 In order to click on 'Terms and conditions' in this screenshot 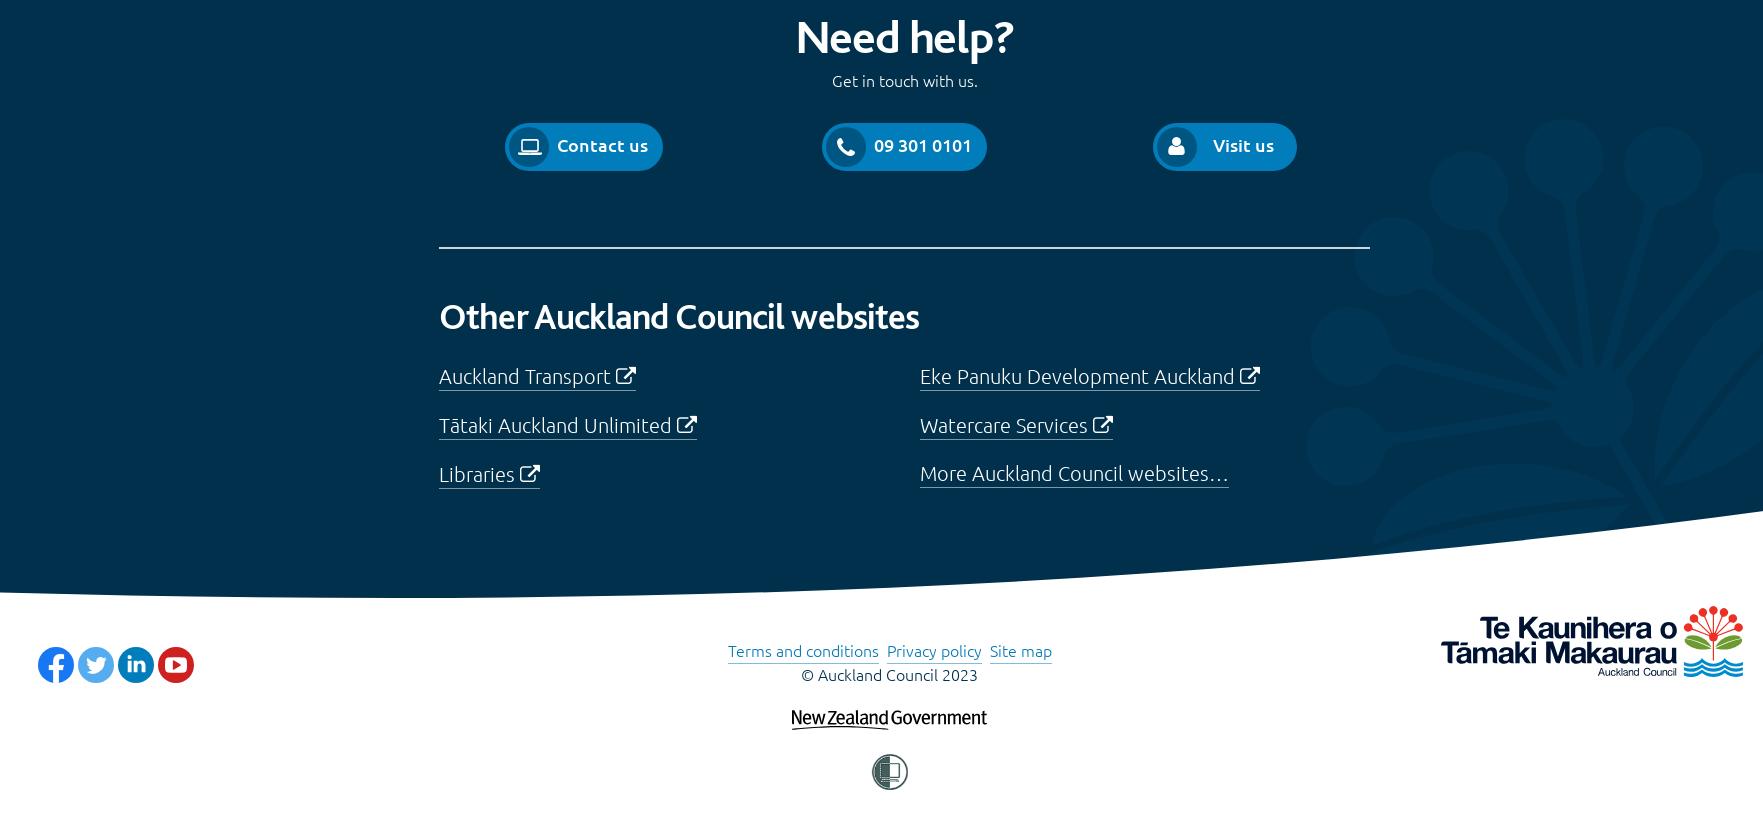, I will do `click(802, 648)`.